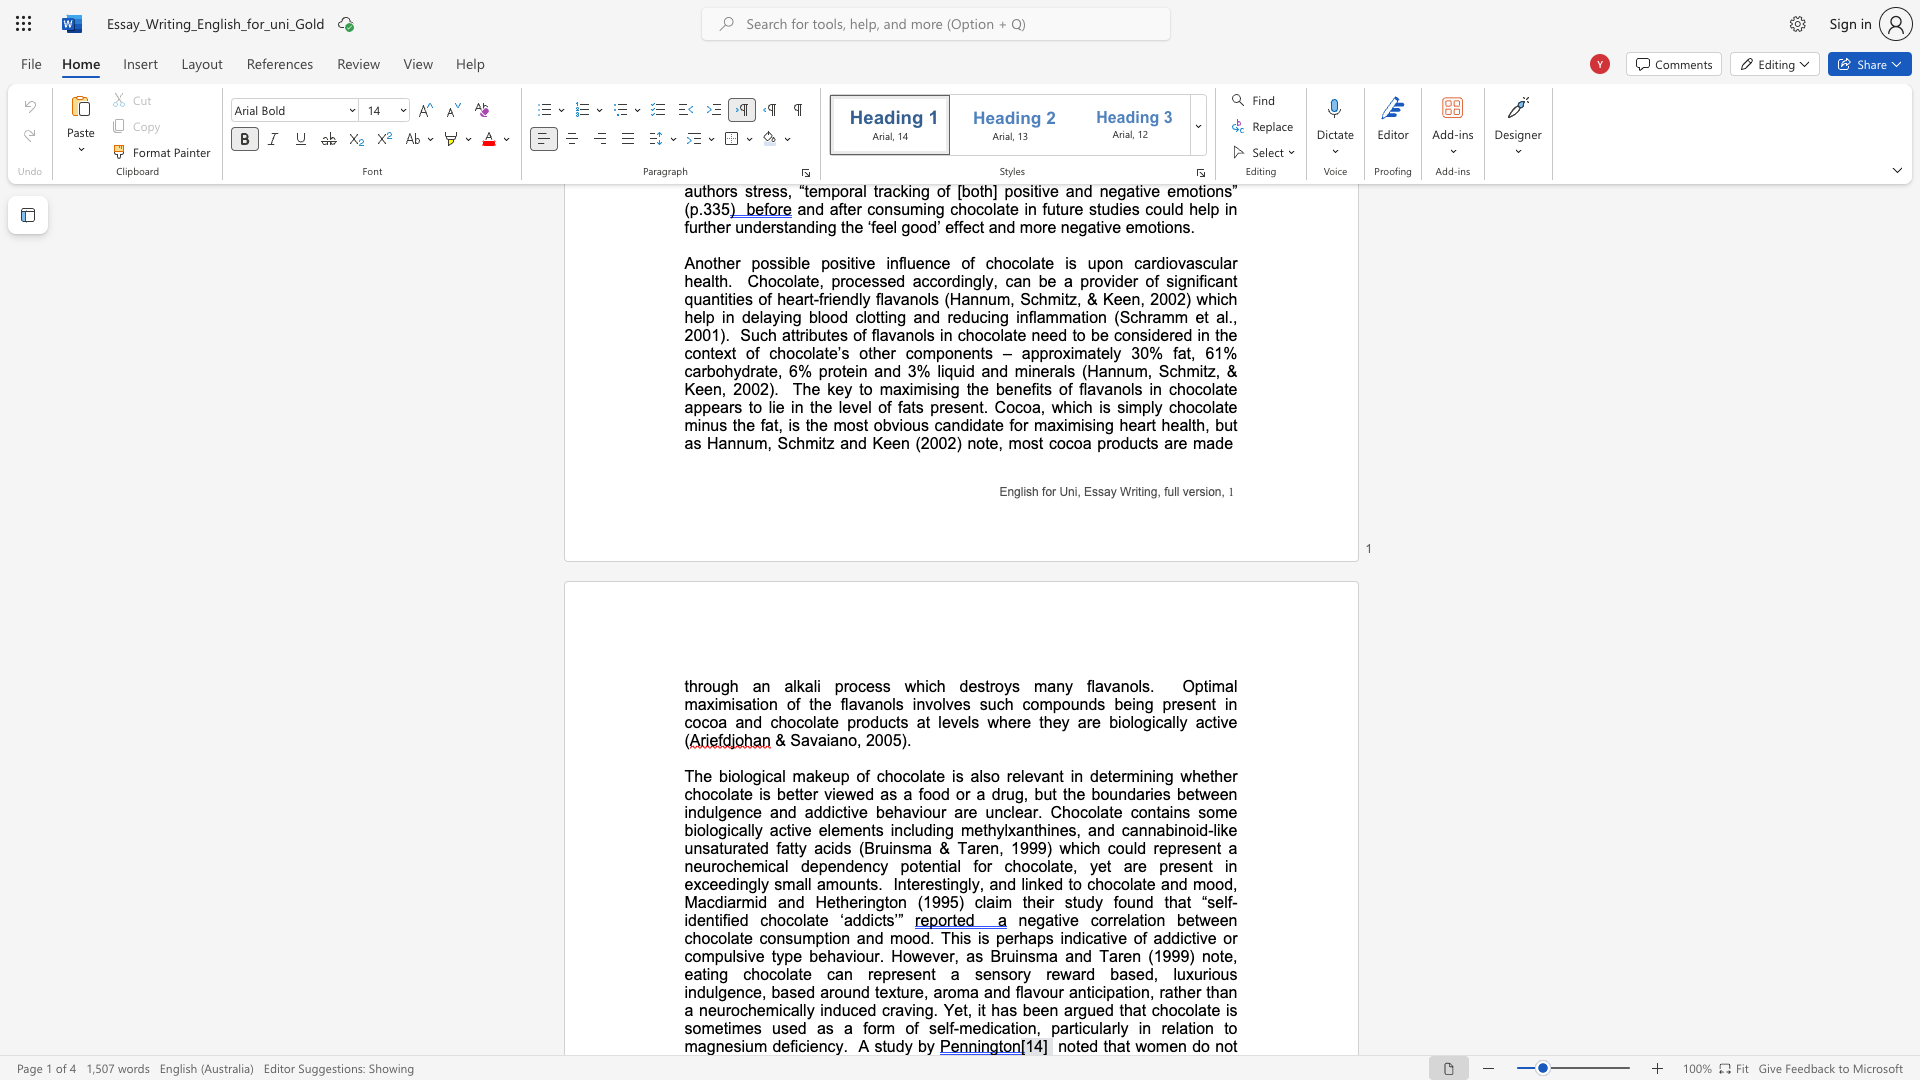  I want to click on the subset text "tudy" within the text "A study by", so click(881, 1045).